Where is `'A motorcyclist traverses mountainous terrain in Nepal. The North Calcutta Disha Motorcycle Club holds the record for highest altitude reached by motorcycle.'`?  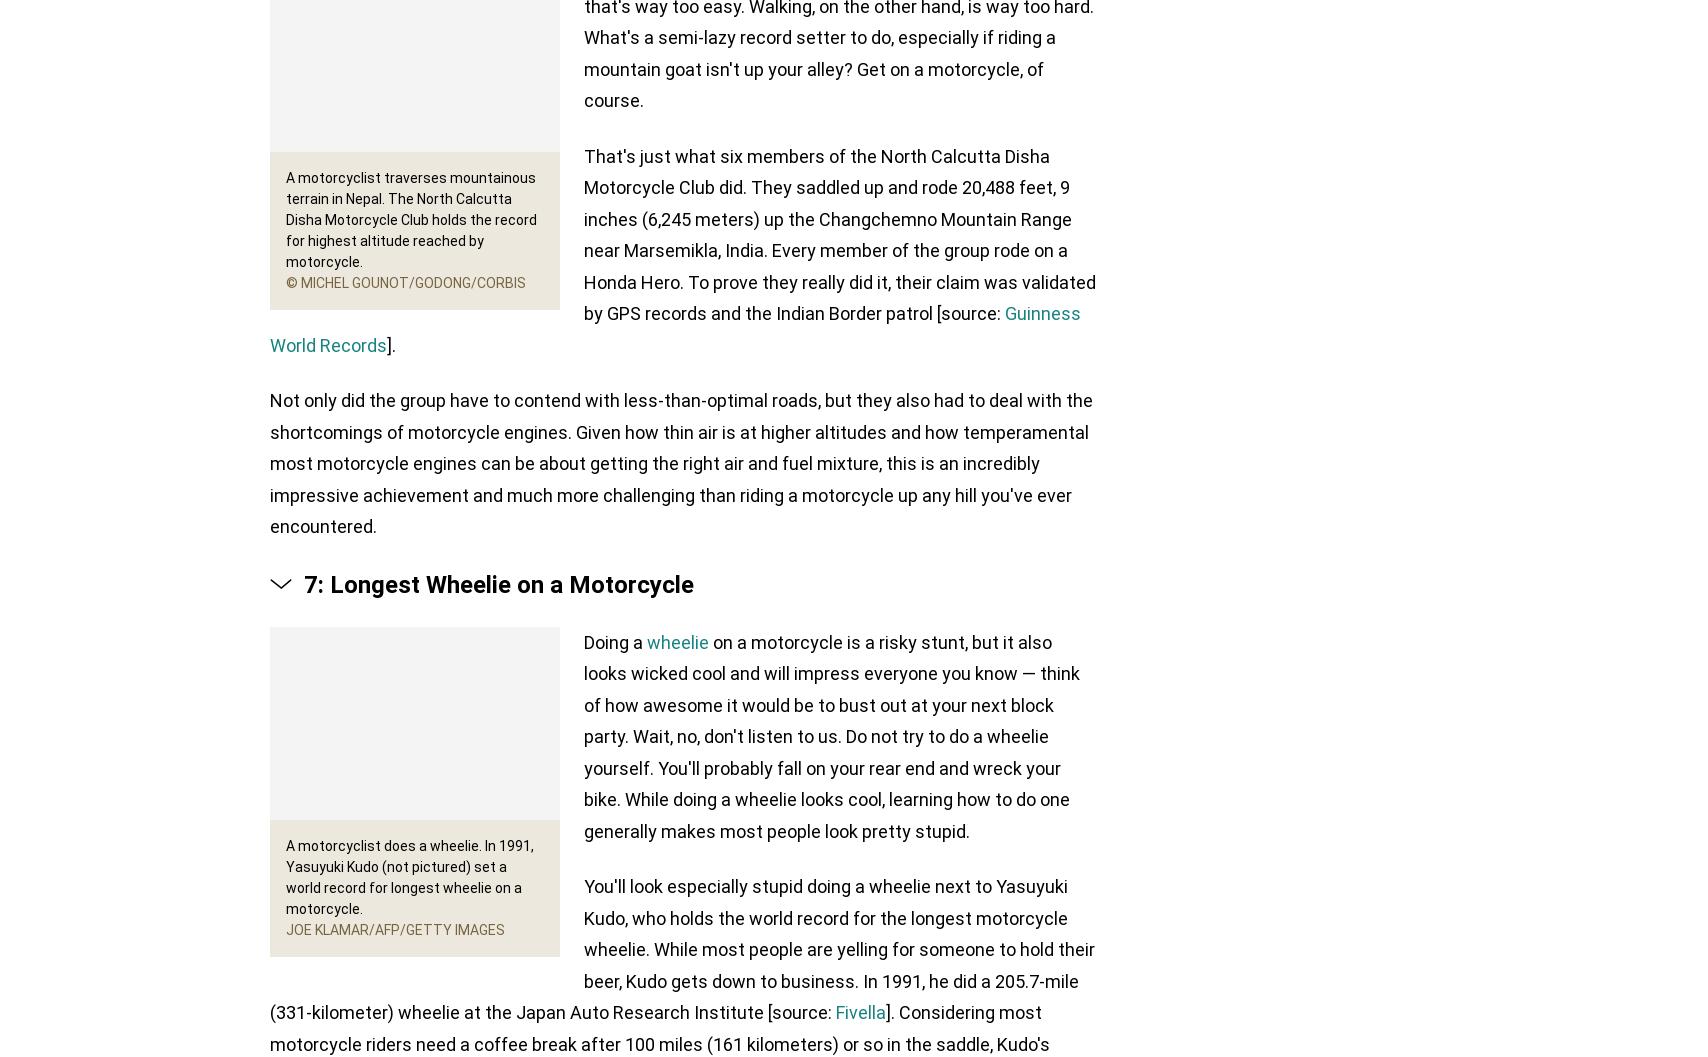
'A motorcyclist traverses mountainous terrain in Nepal. The North Calcutta Disha Motorcycle Club holds the record for highest altitude reached by motorcycle.' is located at coordinates (411, 219).